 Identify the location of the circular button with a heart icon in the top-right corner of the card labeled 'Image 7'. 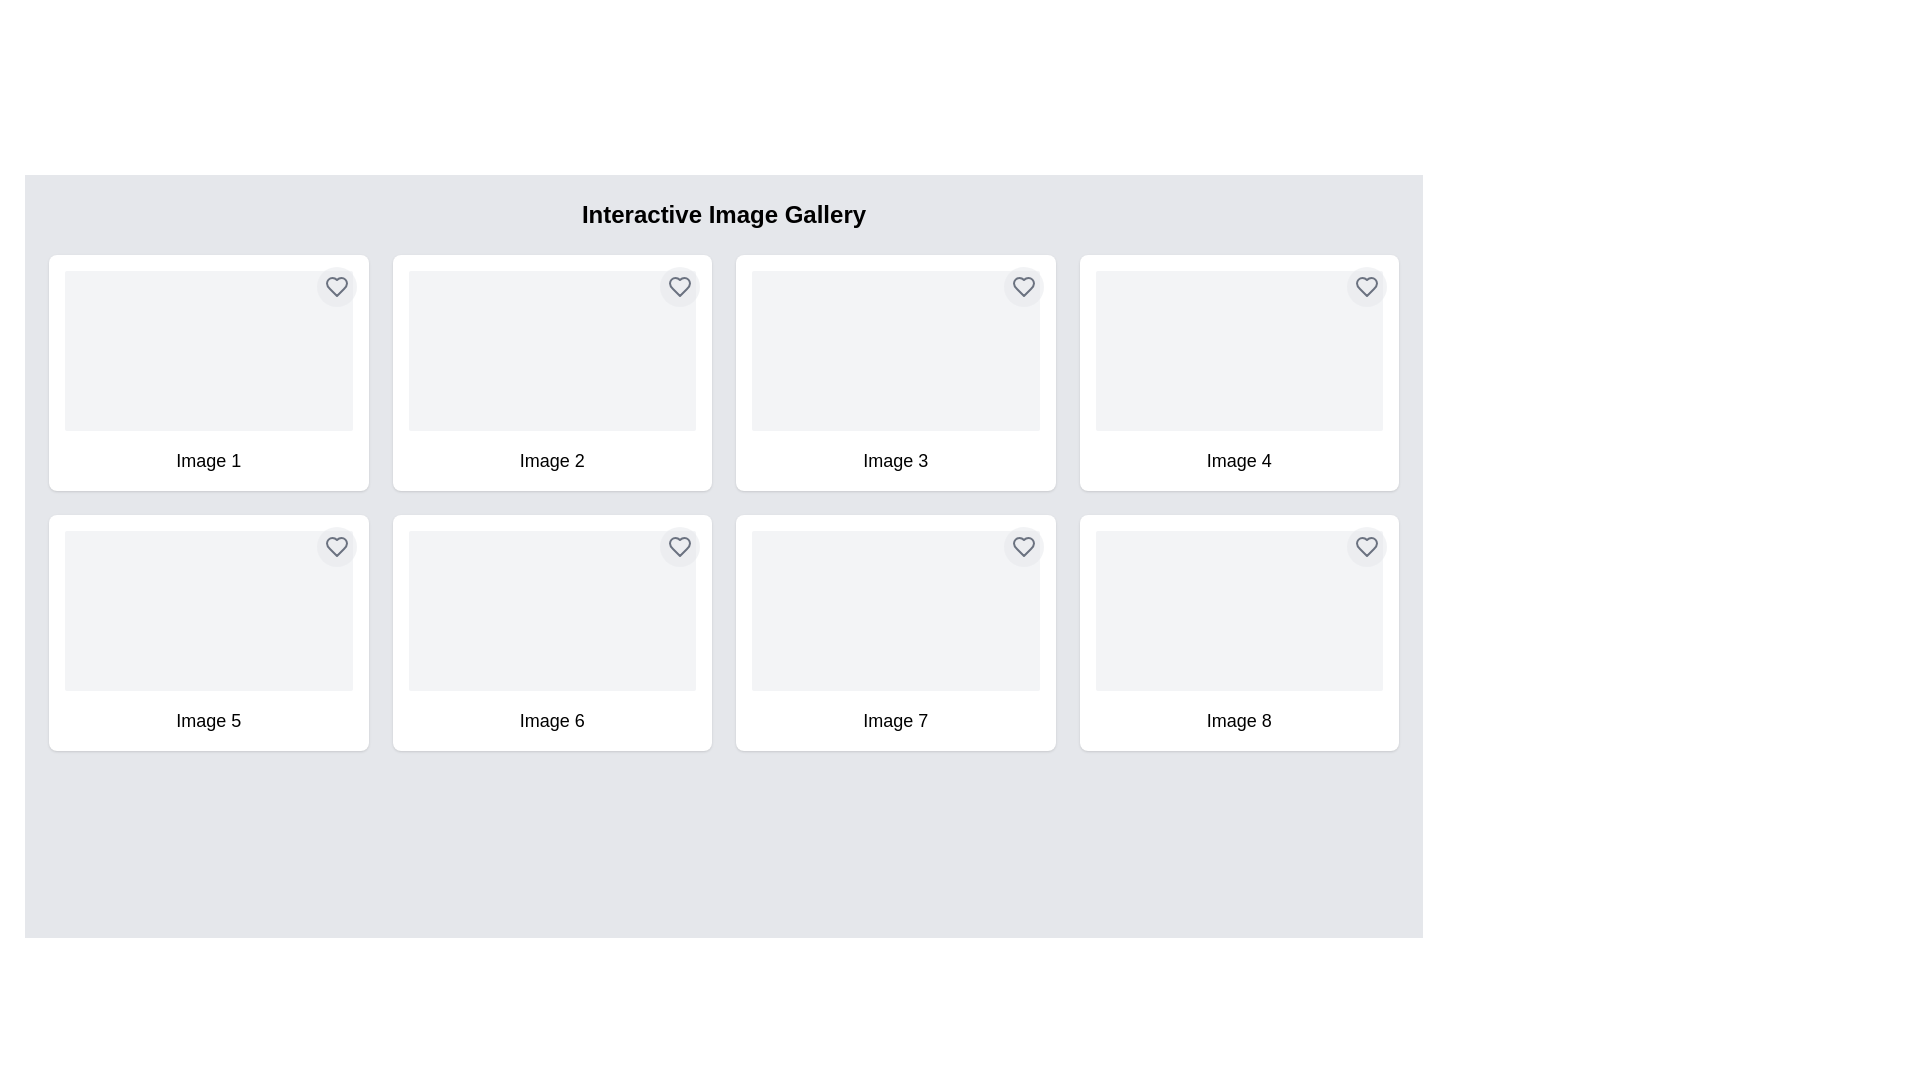
(1023, 547).